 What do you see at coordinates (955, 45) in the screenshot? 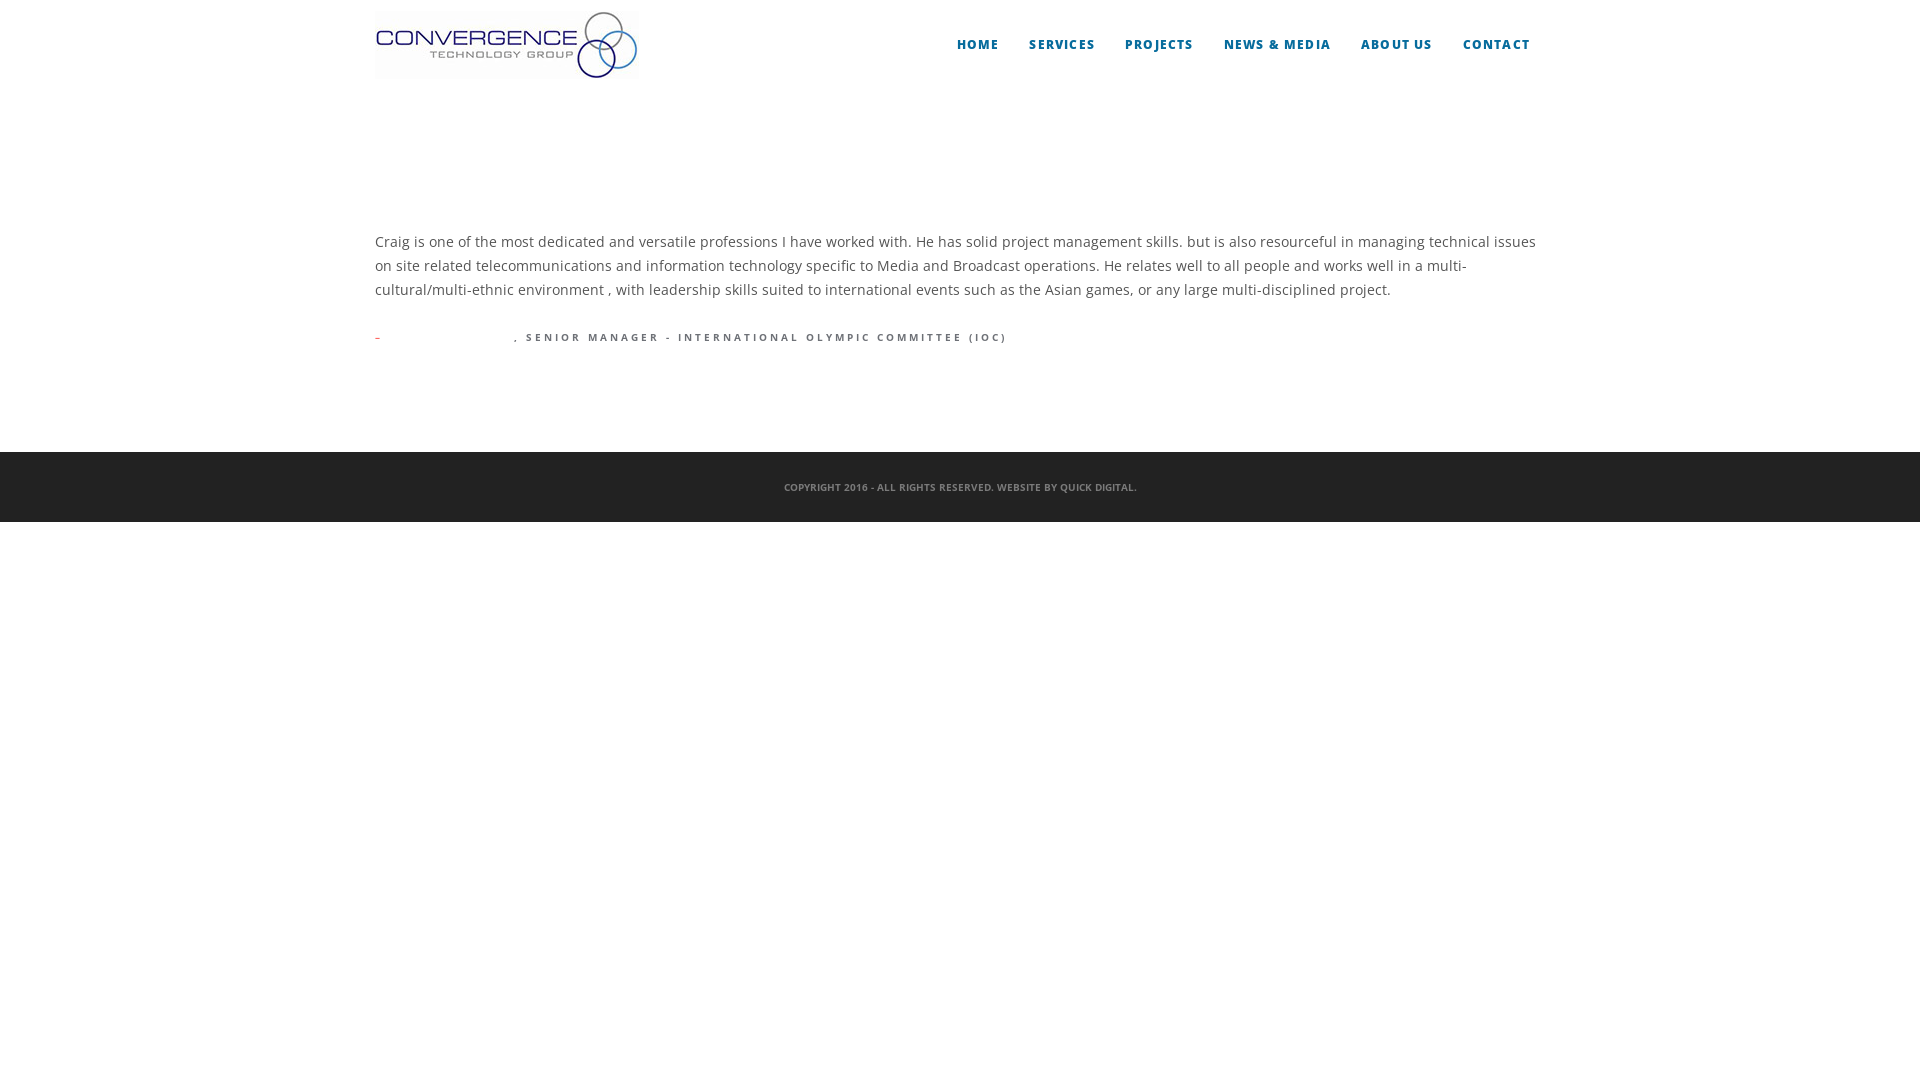
I see `'HOME'` at bounding box center [955, 45].